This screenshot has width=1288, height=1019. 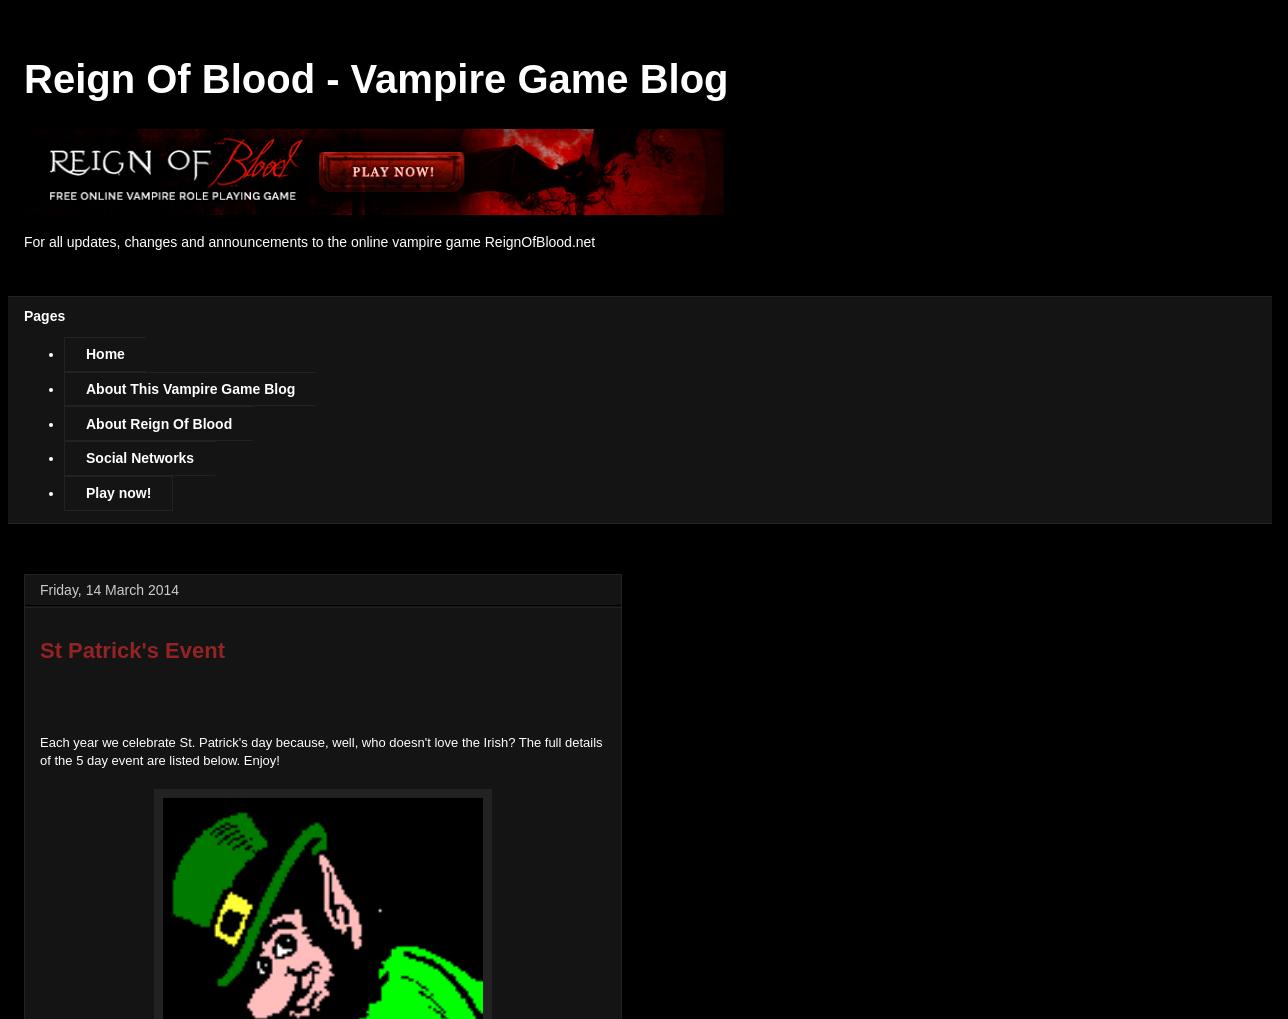 I want to click on 'About Reign Of Blood', so click(x=158, y=422).